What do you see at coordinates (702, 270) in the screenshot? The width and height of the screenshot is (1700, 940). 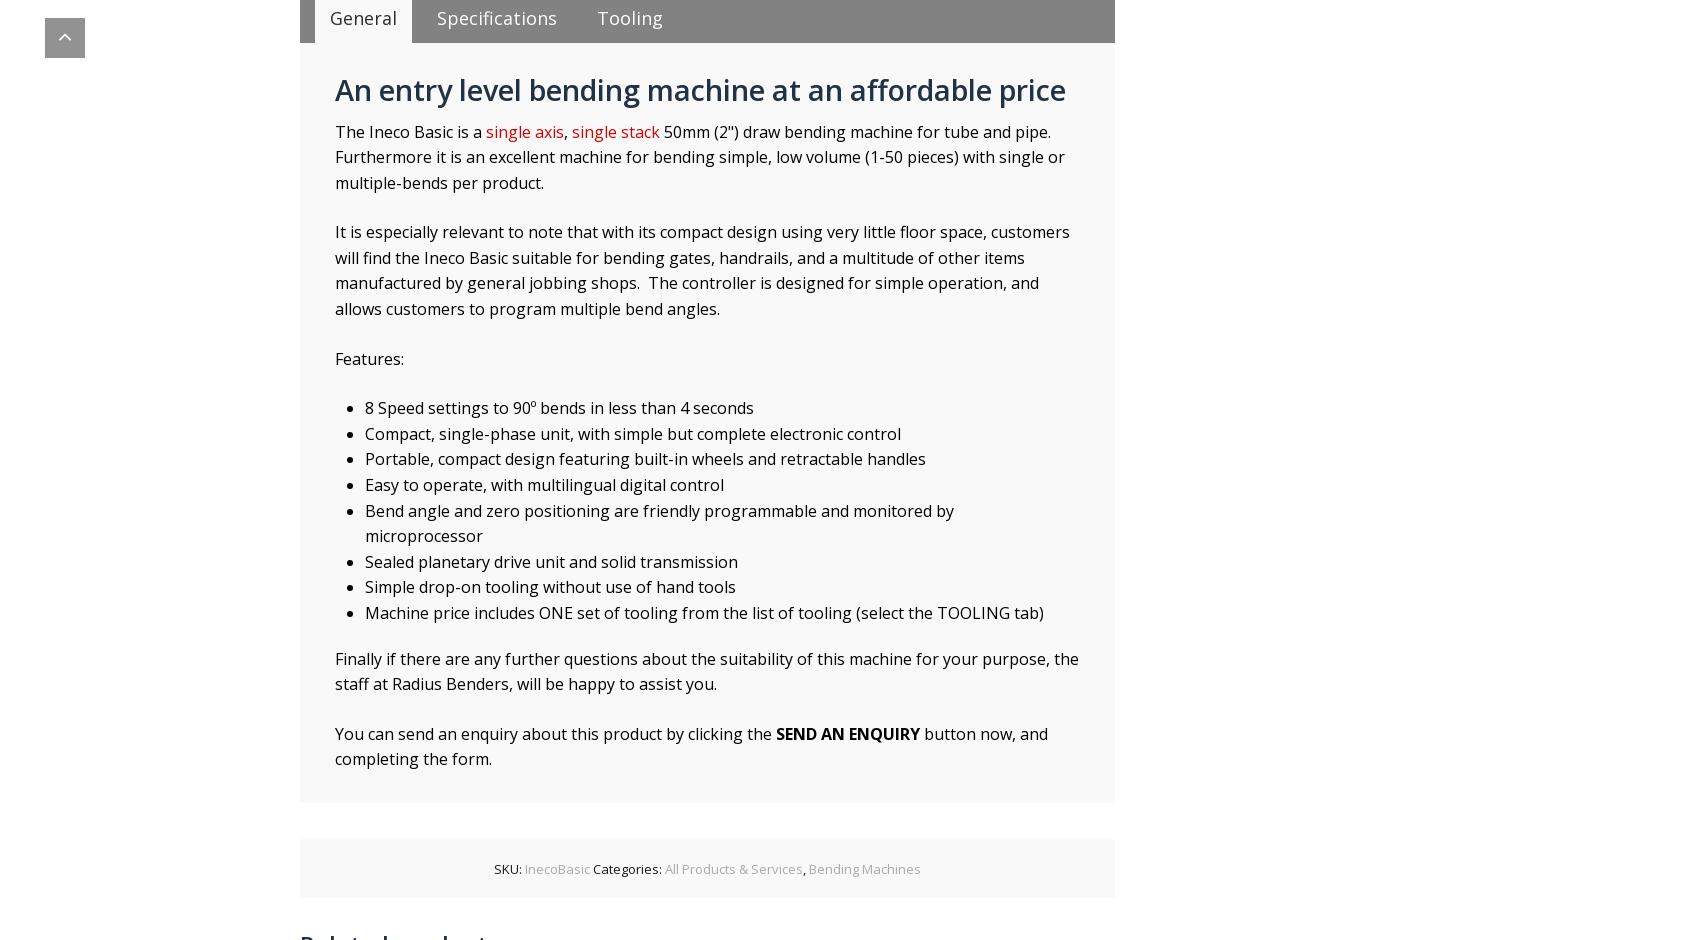 I see `'It is especially relevant to note that with its compact design using very little floor space, customers will find the Ineco Basic suitable for bending gates, handrails, and a multitude of other items manufactured by general jobbing shops.  The controller is designed for simple operation, and allows customers to program multiple bend angles.'` at bounding box center [702, 270].